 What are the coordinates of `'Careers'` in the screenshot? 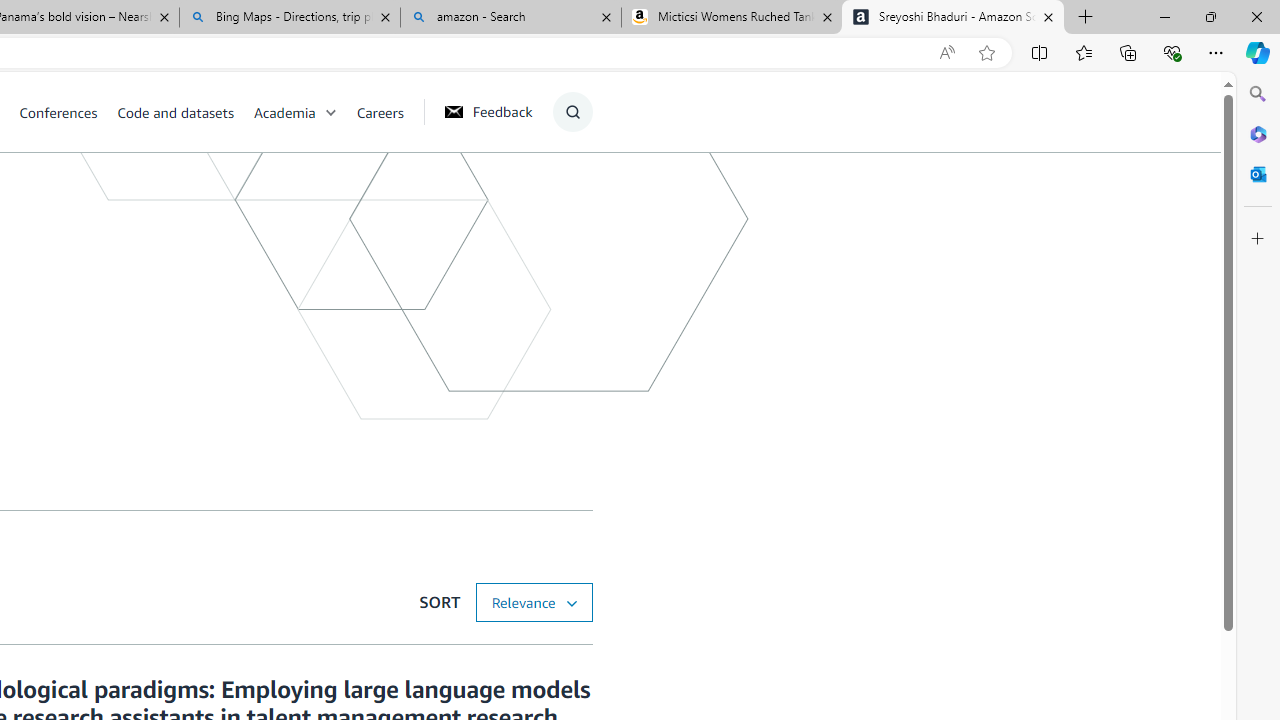 It's located at (380, 111).